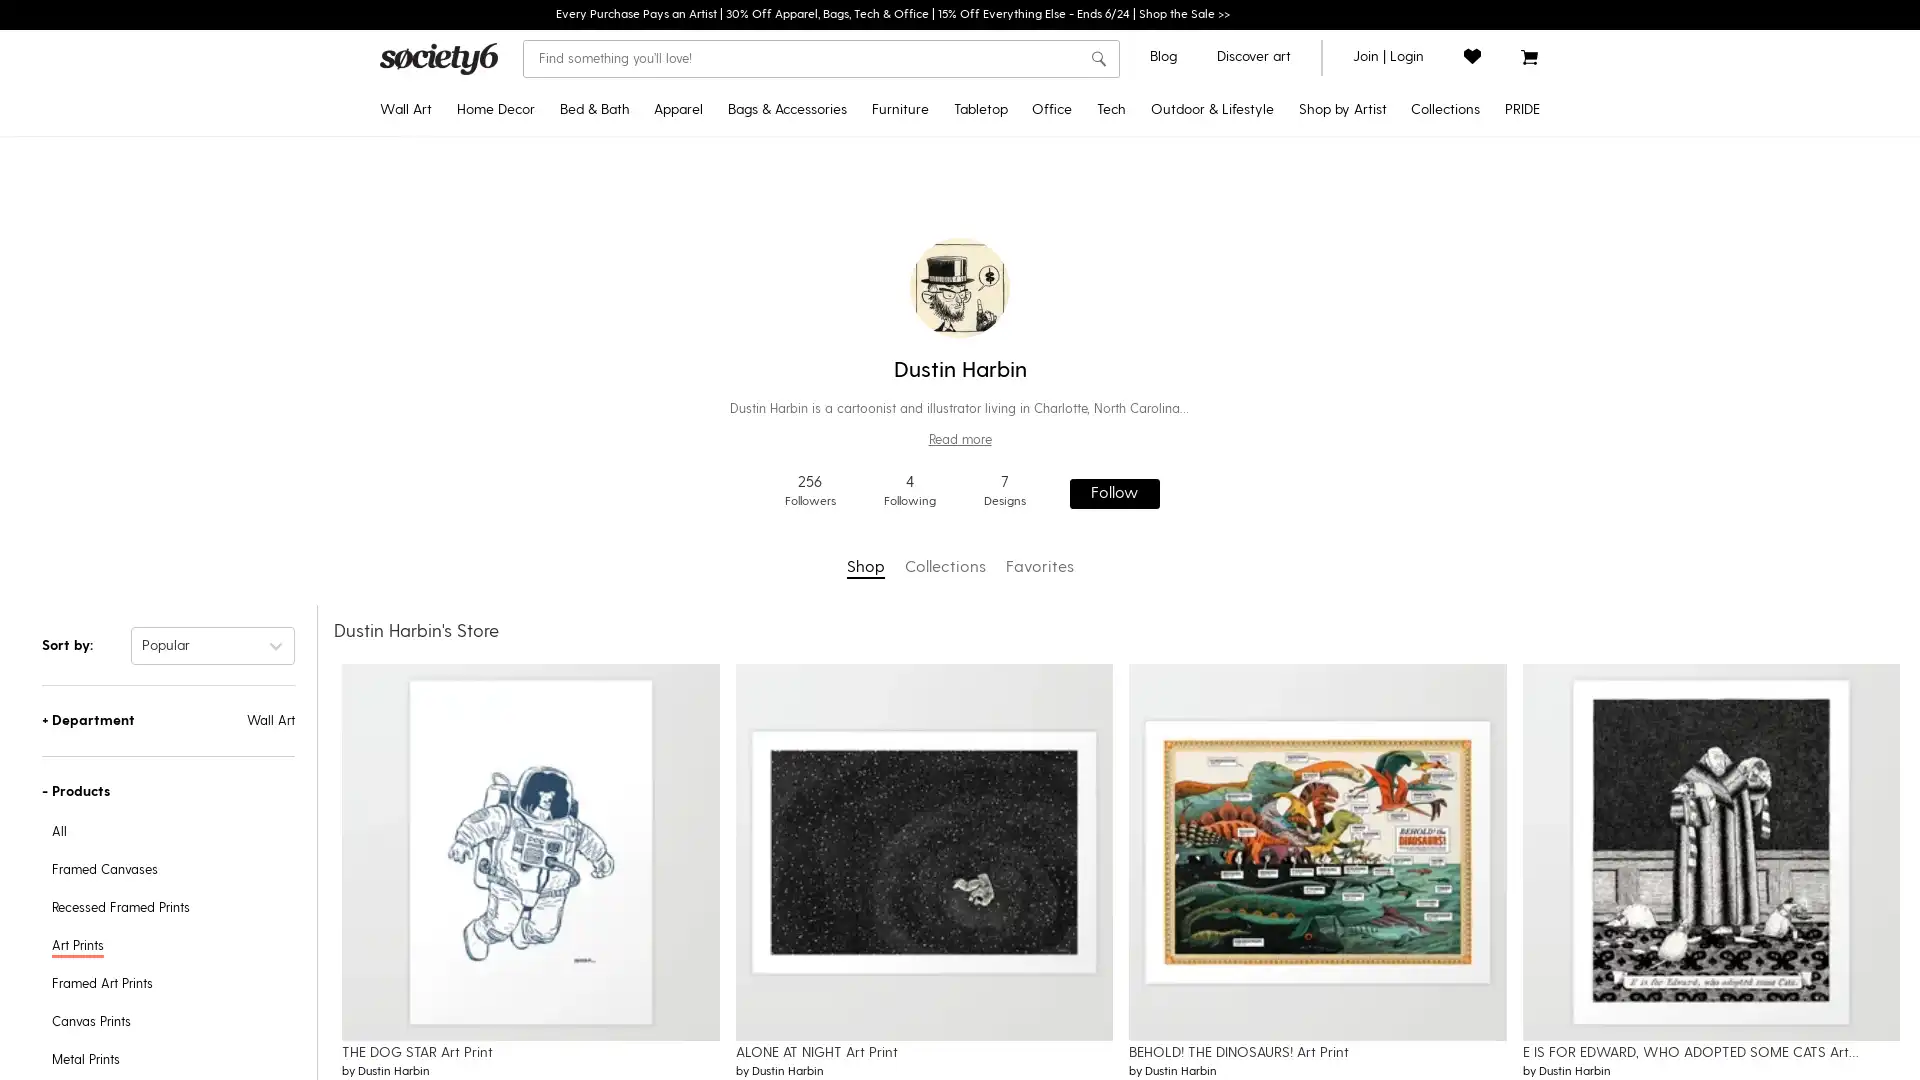 The height and width of the screenshot is (1080, 1920). I want to click on Hand & Bath Towels, so click(637, 320).